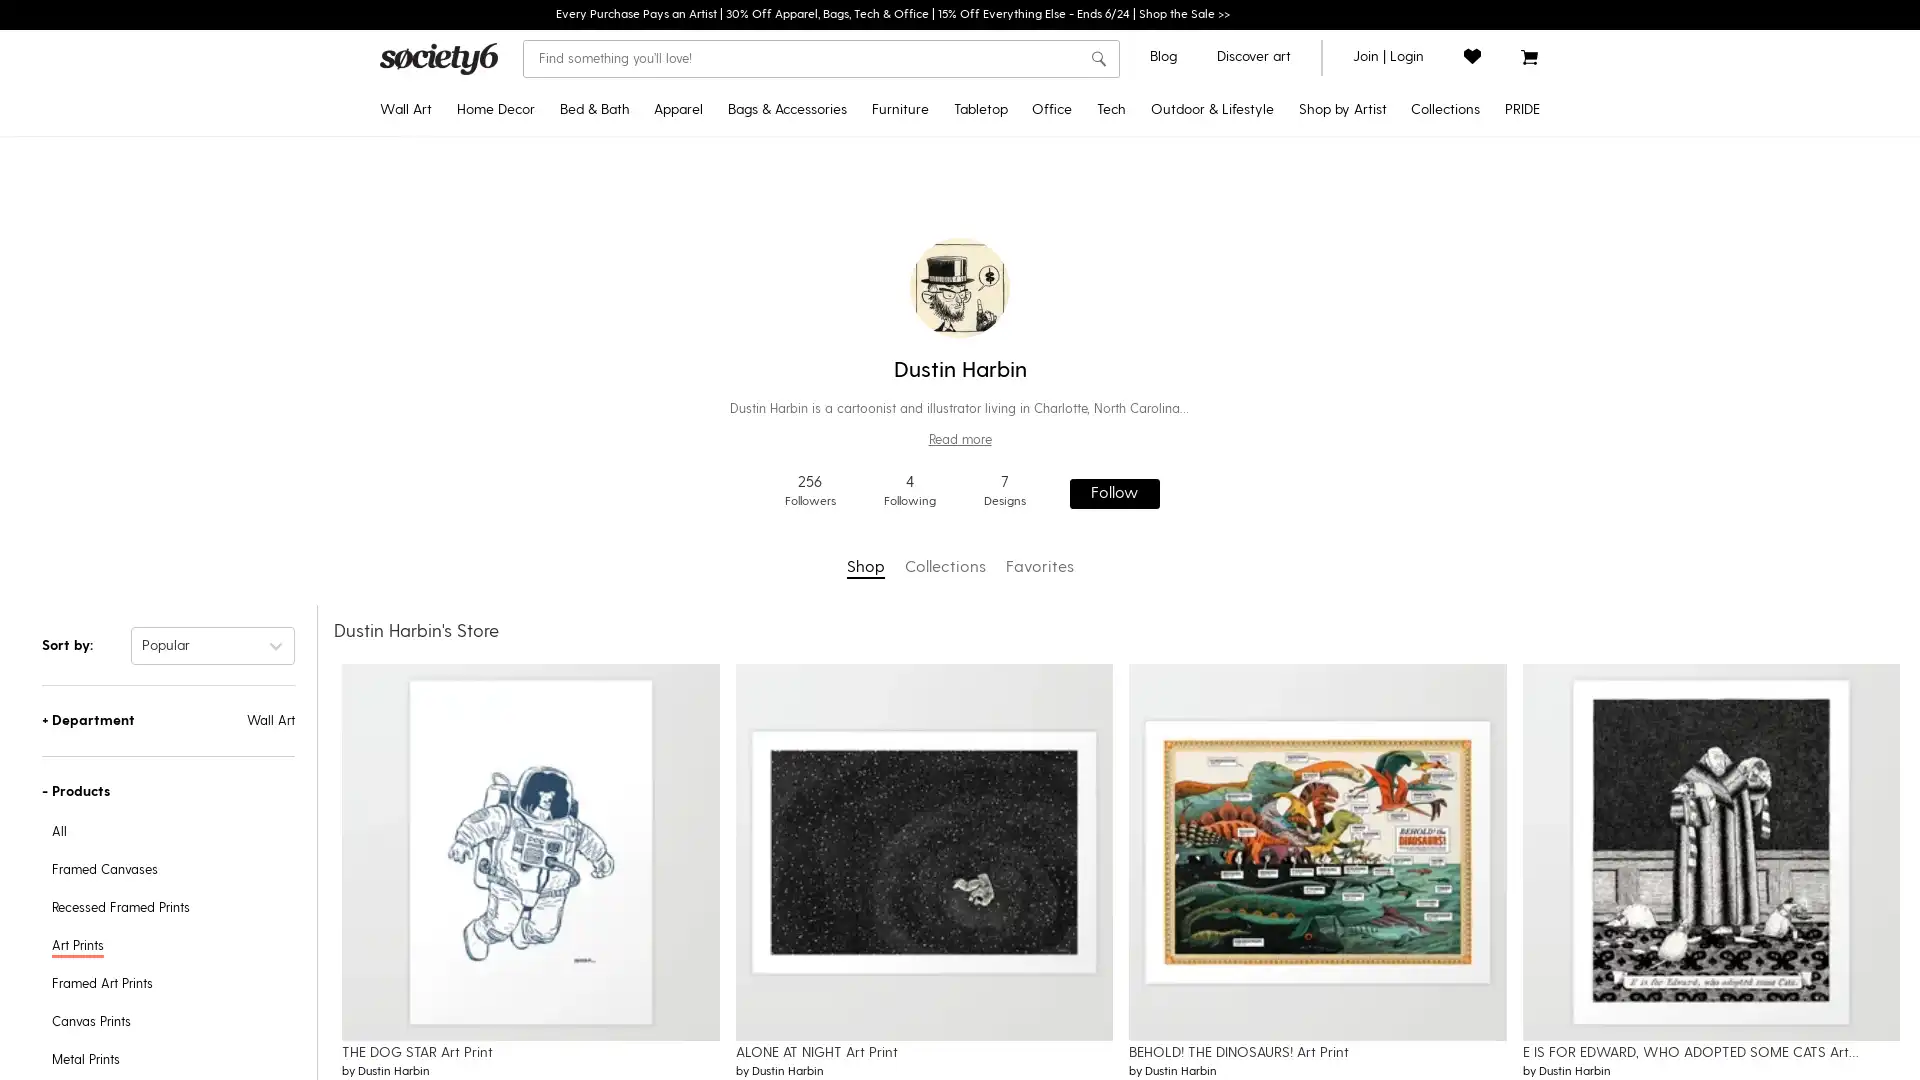 The height and width of the screenshot is (1080, 1920). I want to click on Hand & Bath Towels, so click(637, 320).